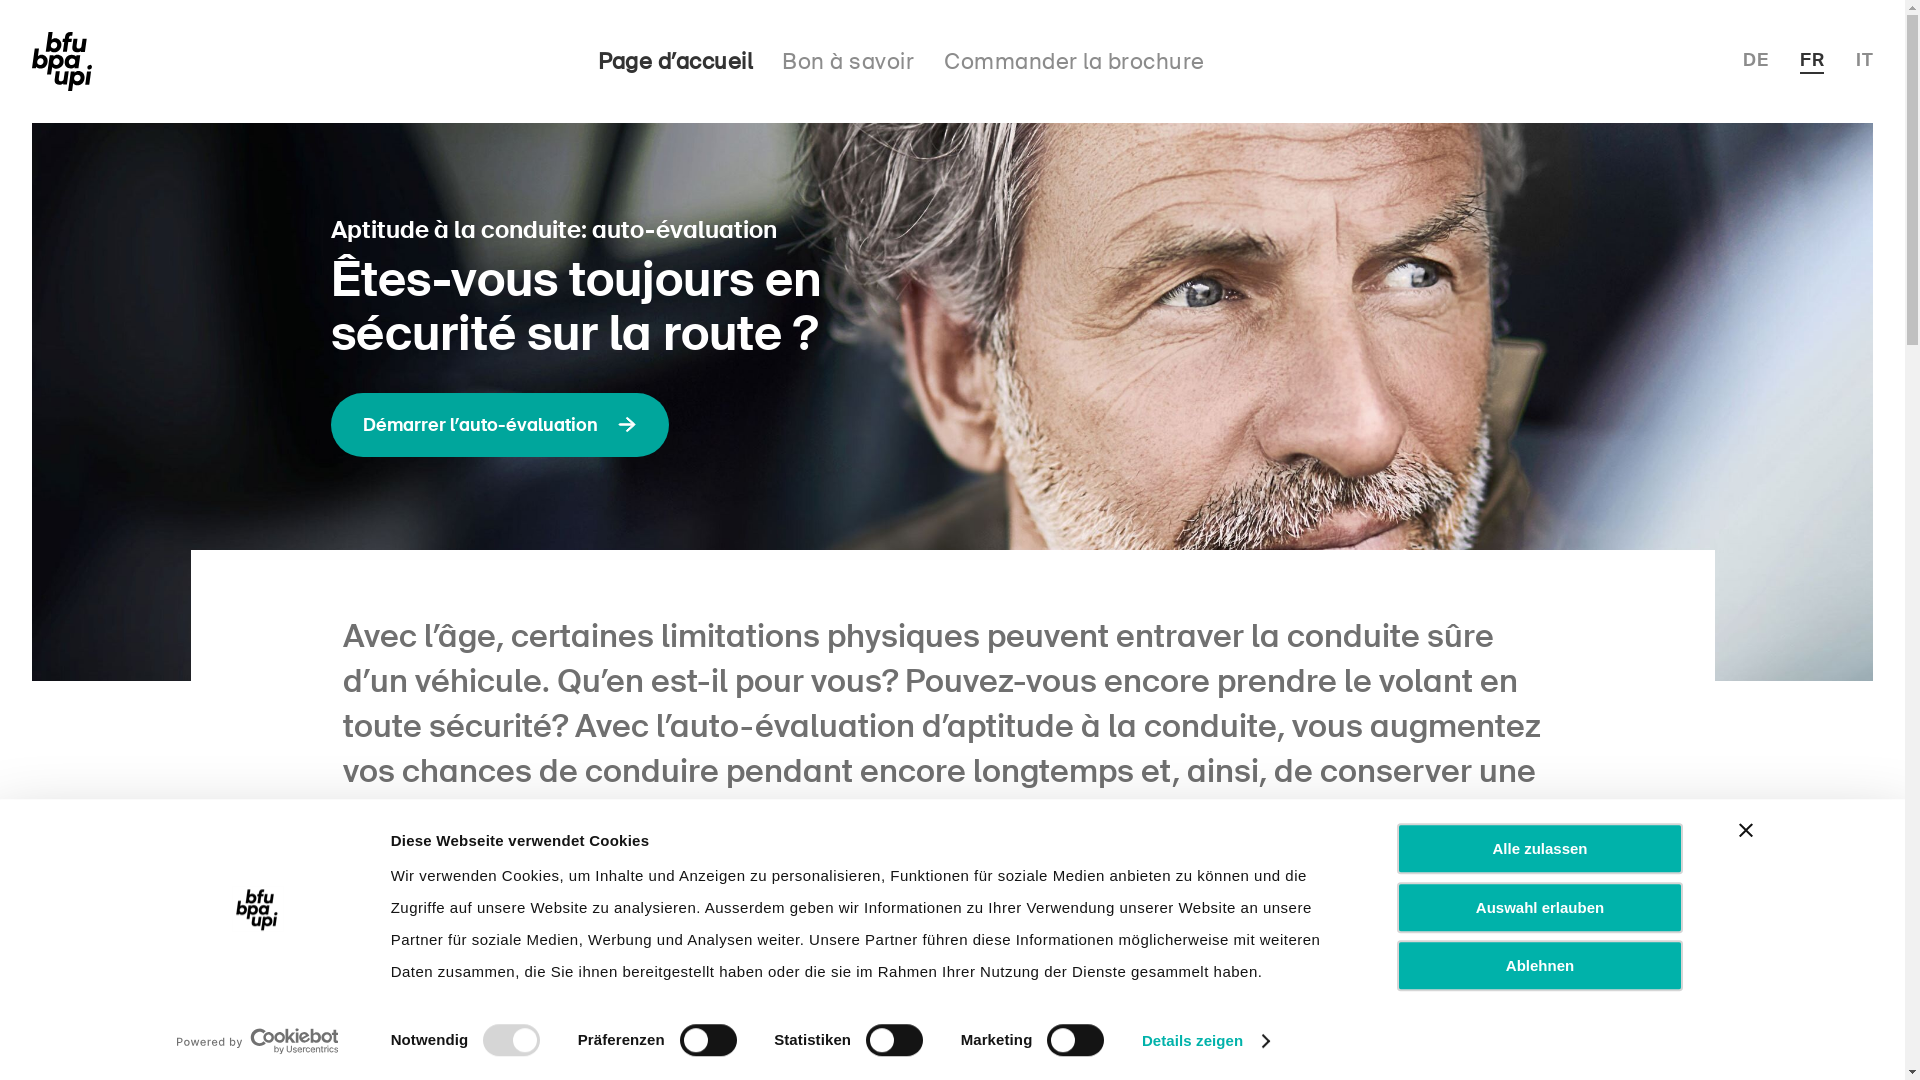 Image resolution: width=1920 pixels, height=1080 pixels. What do you see at coordinates (1741, 59) in the screenshot?
I see `'DE'` at bounding box center [1741, 59].